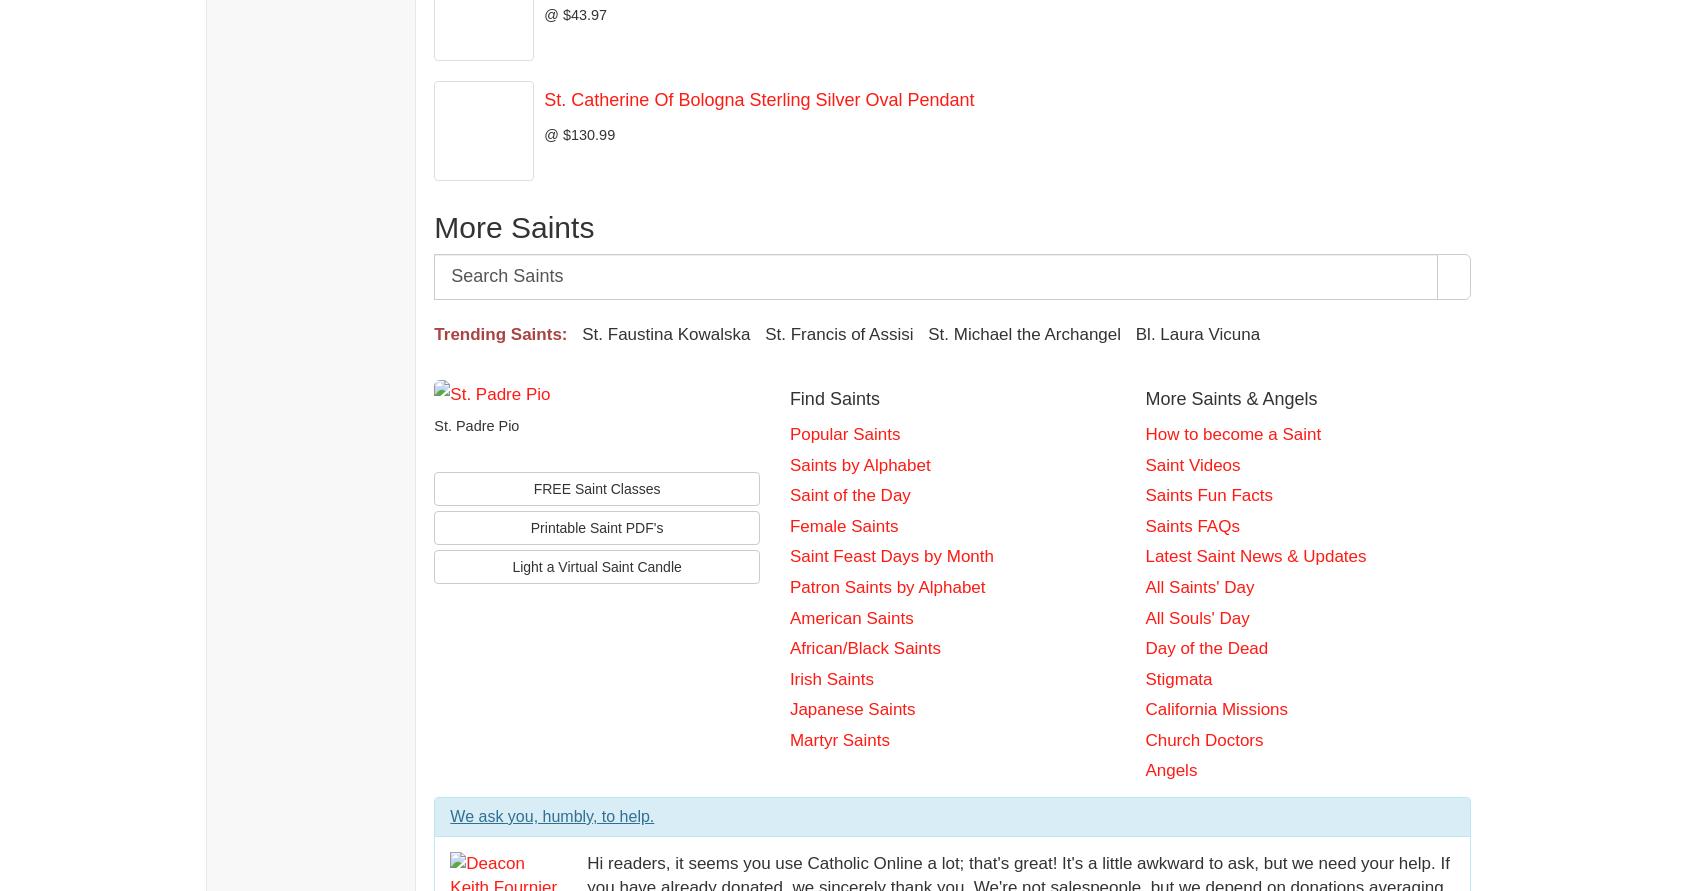 This screenshot has width=1692, height=891. What do you see at coordinates (844, 433) in the screenshot?
I see `'Popular Saints'` at bounding box center [844, 433].